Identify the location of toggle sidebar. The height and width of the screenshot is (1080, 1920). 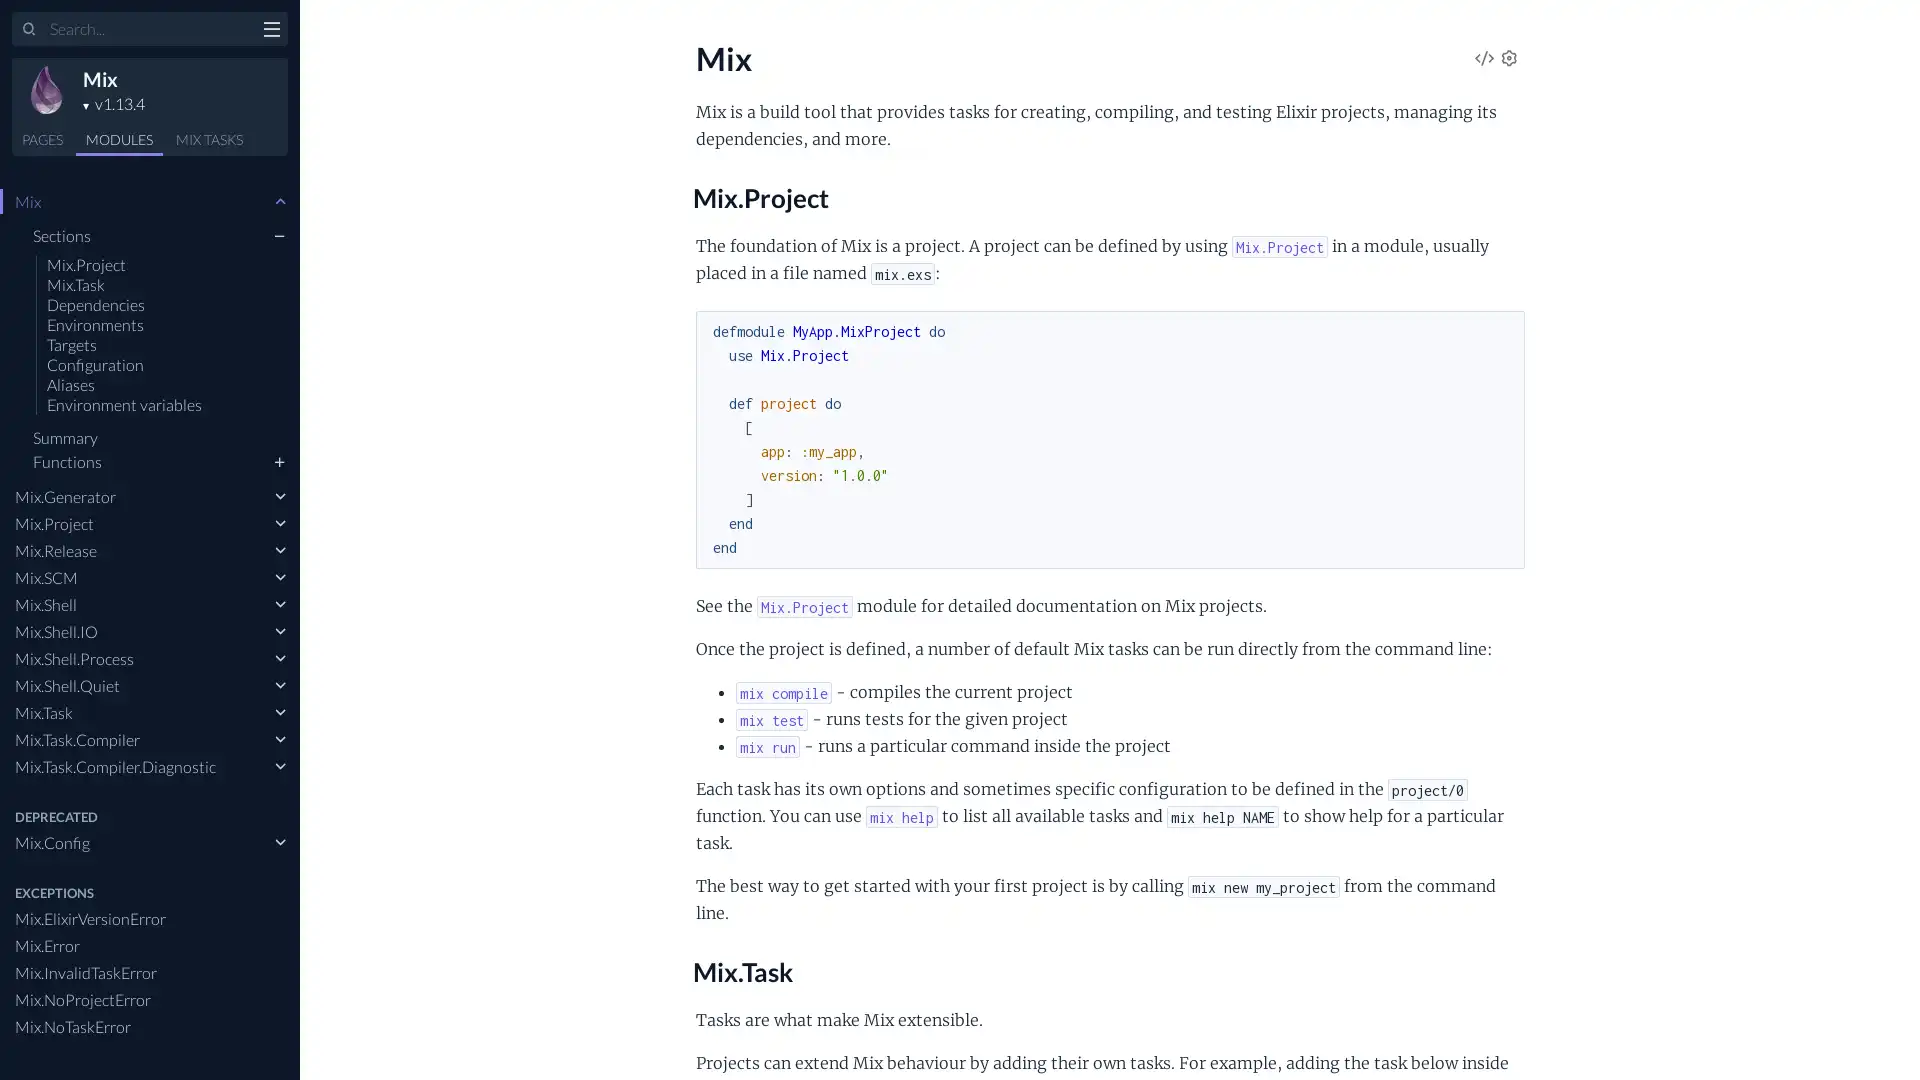
(270, 31).